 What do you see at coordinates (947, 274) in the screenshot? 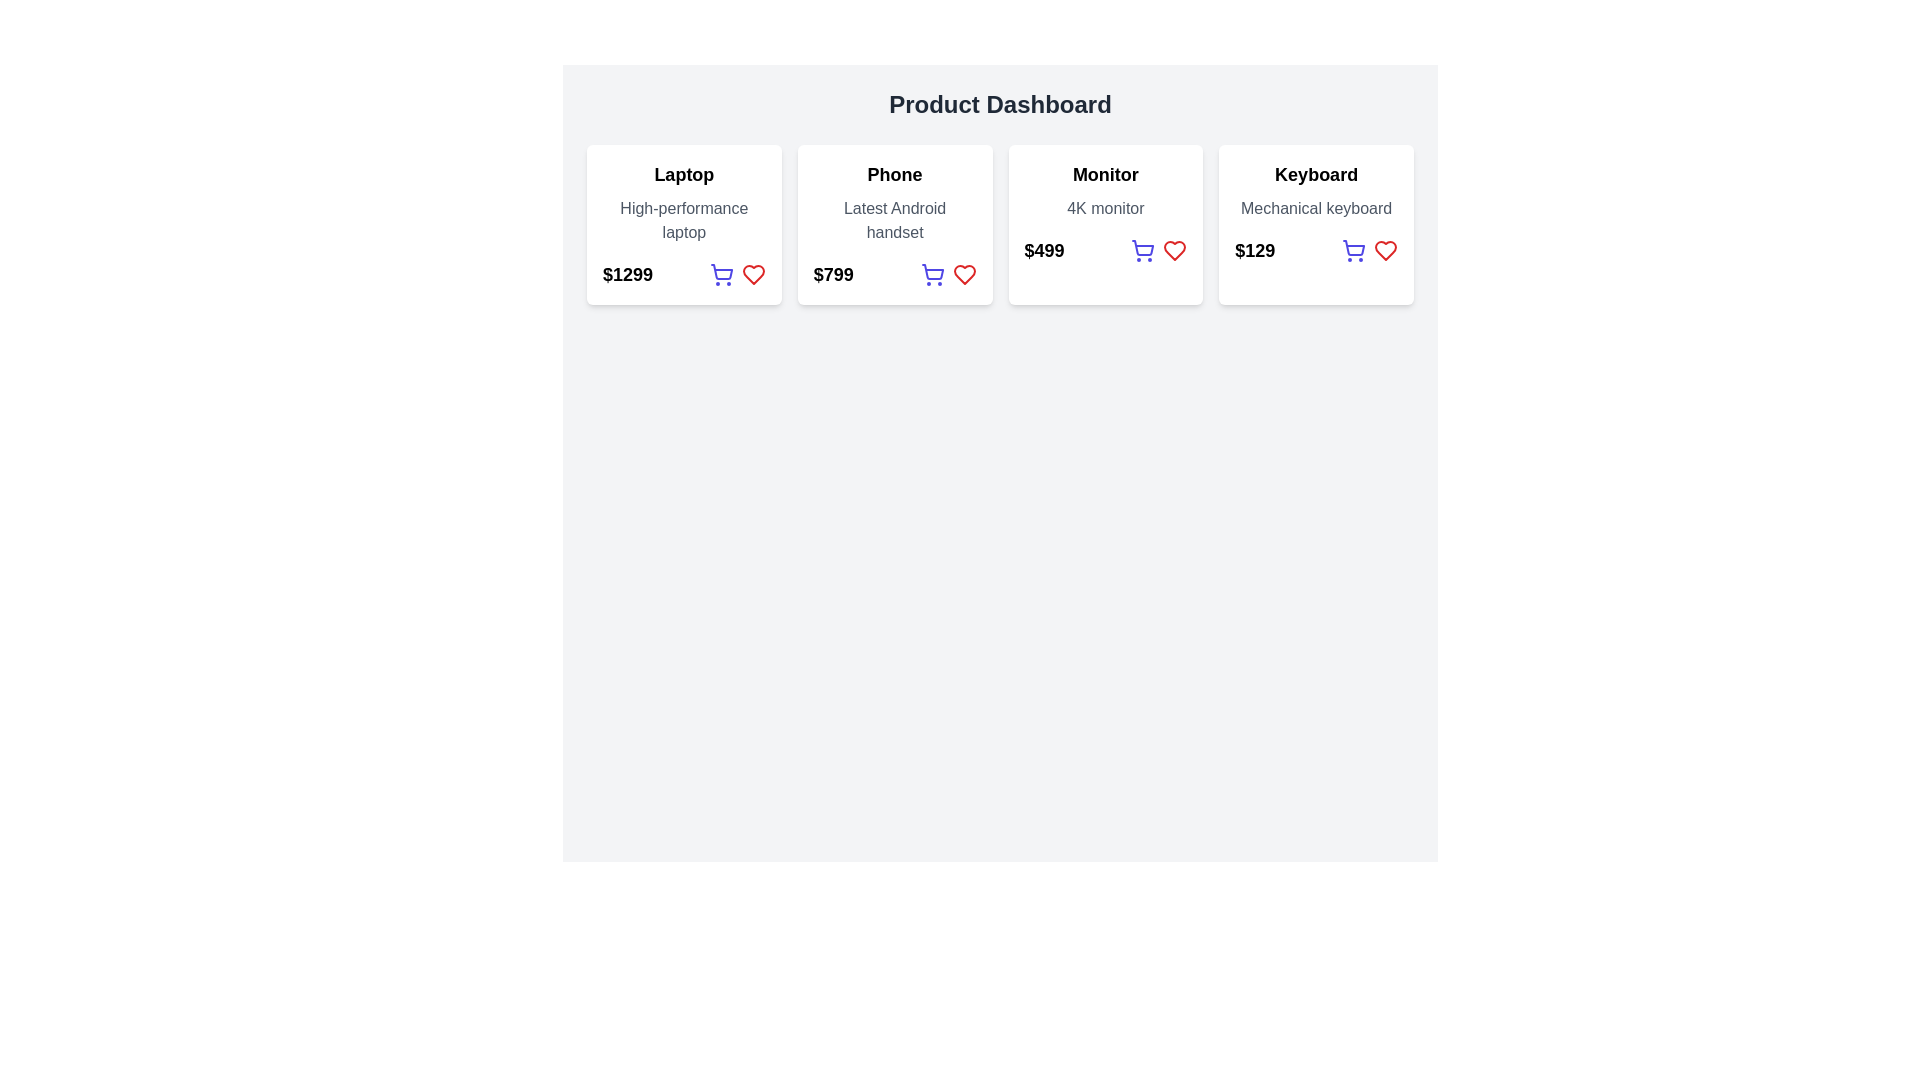
I see `the shopping cart icon located within the 'Phone' item card, which is aligned to the right of the displayed price '$799'` at bounding box center [947, 274].